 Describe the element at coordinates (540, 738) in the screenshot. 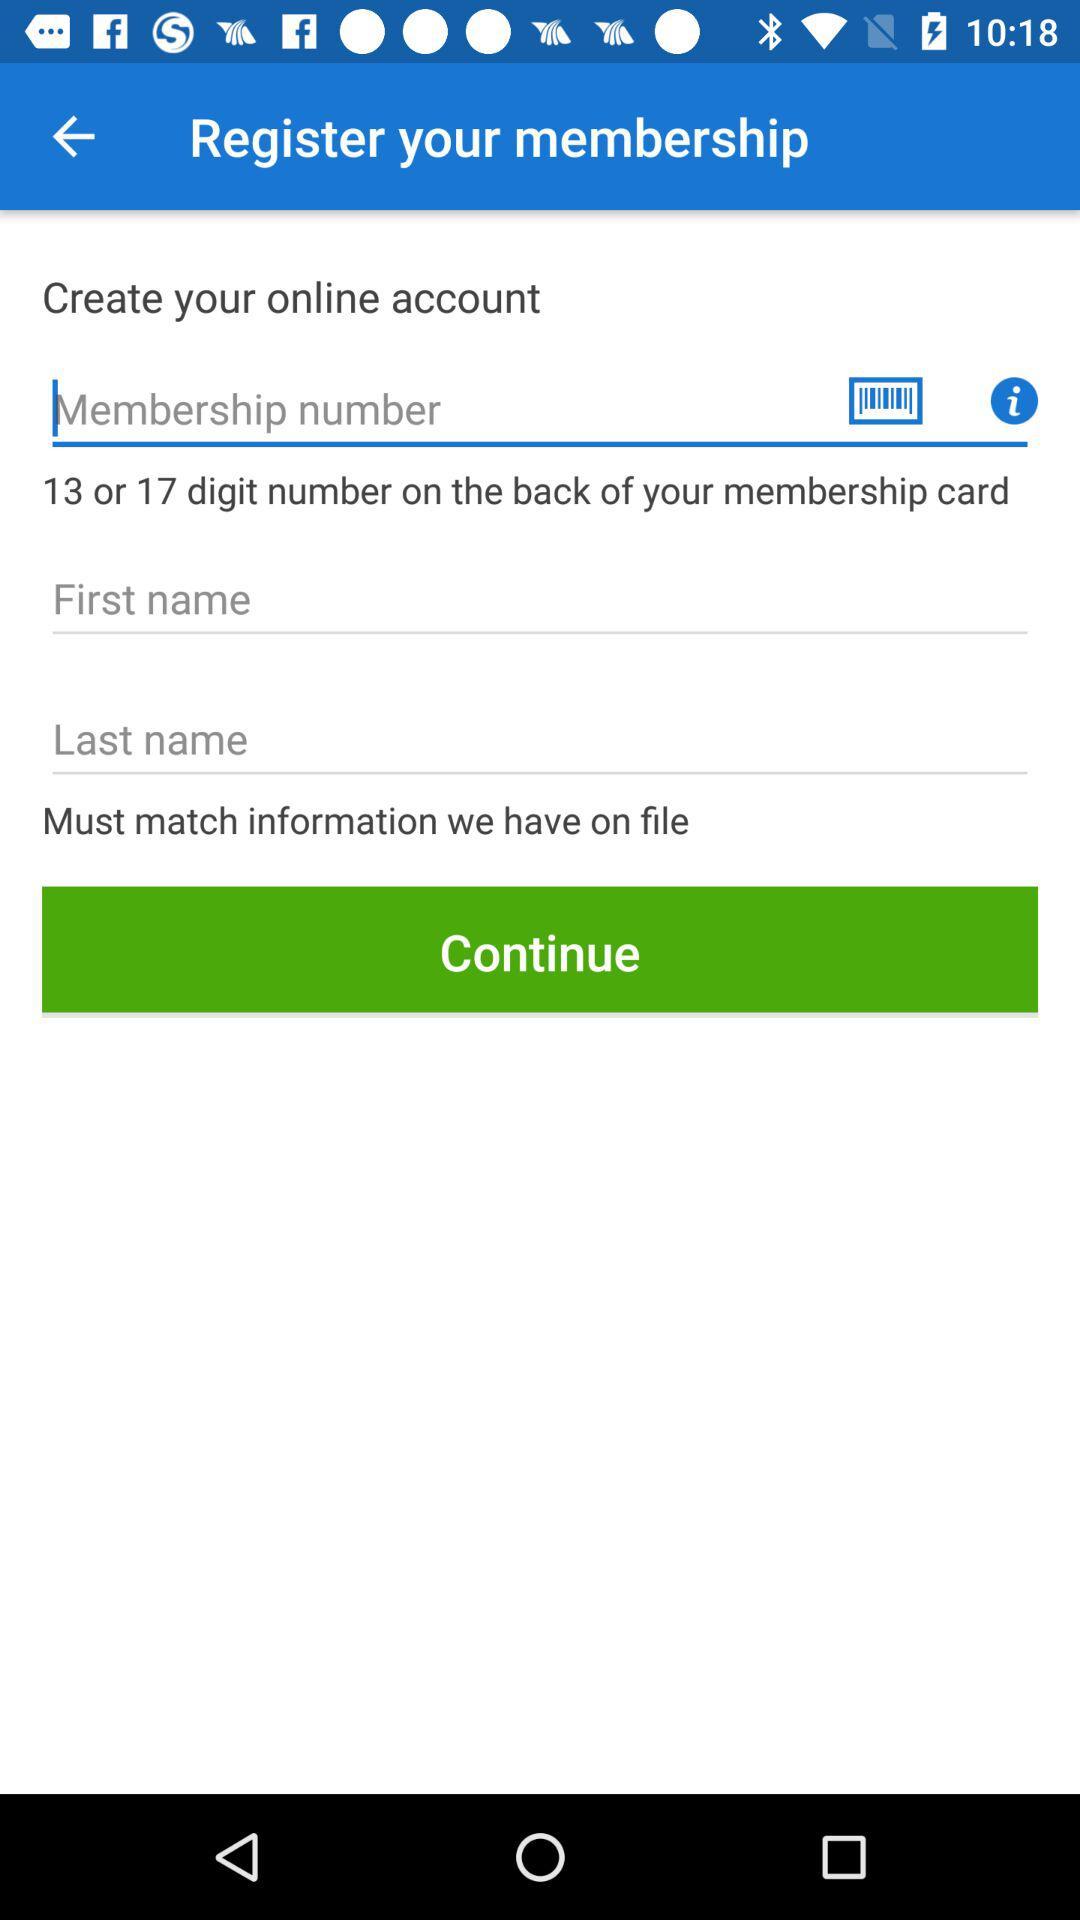

I see `text below first name` at that location.